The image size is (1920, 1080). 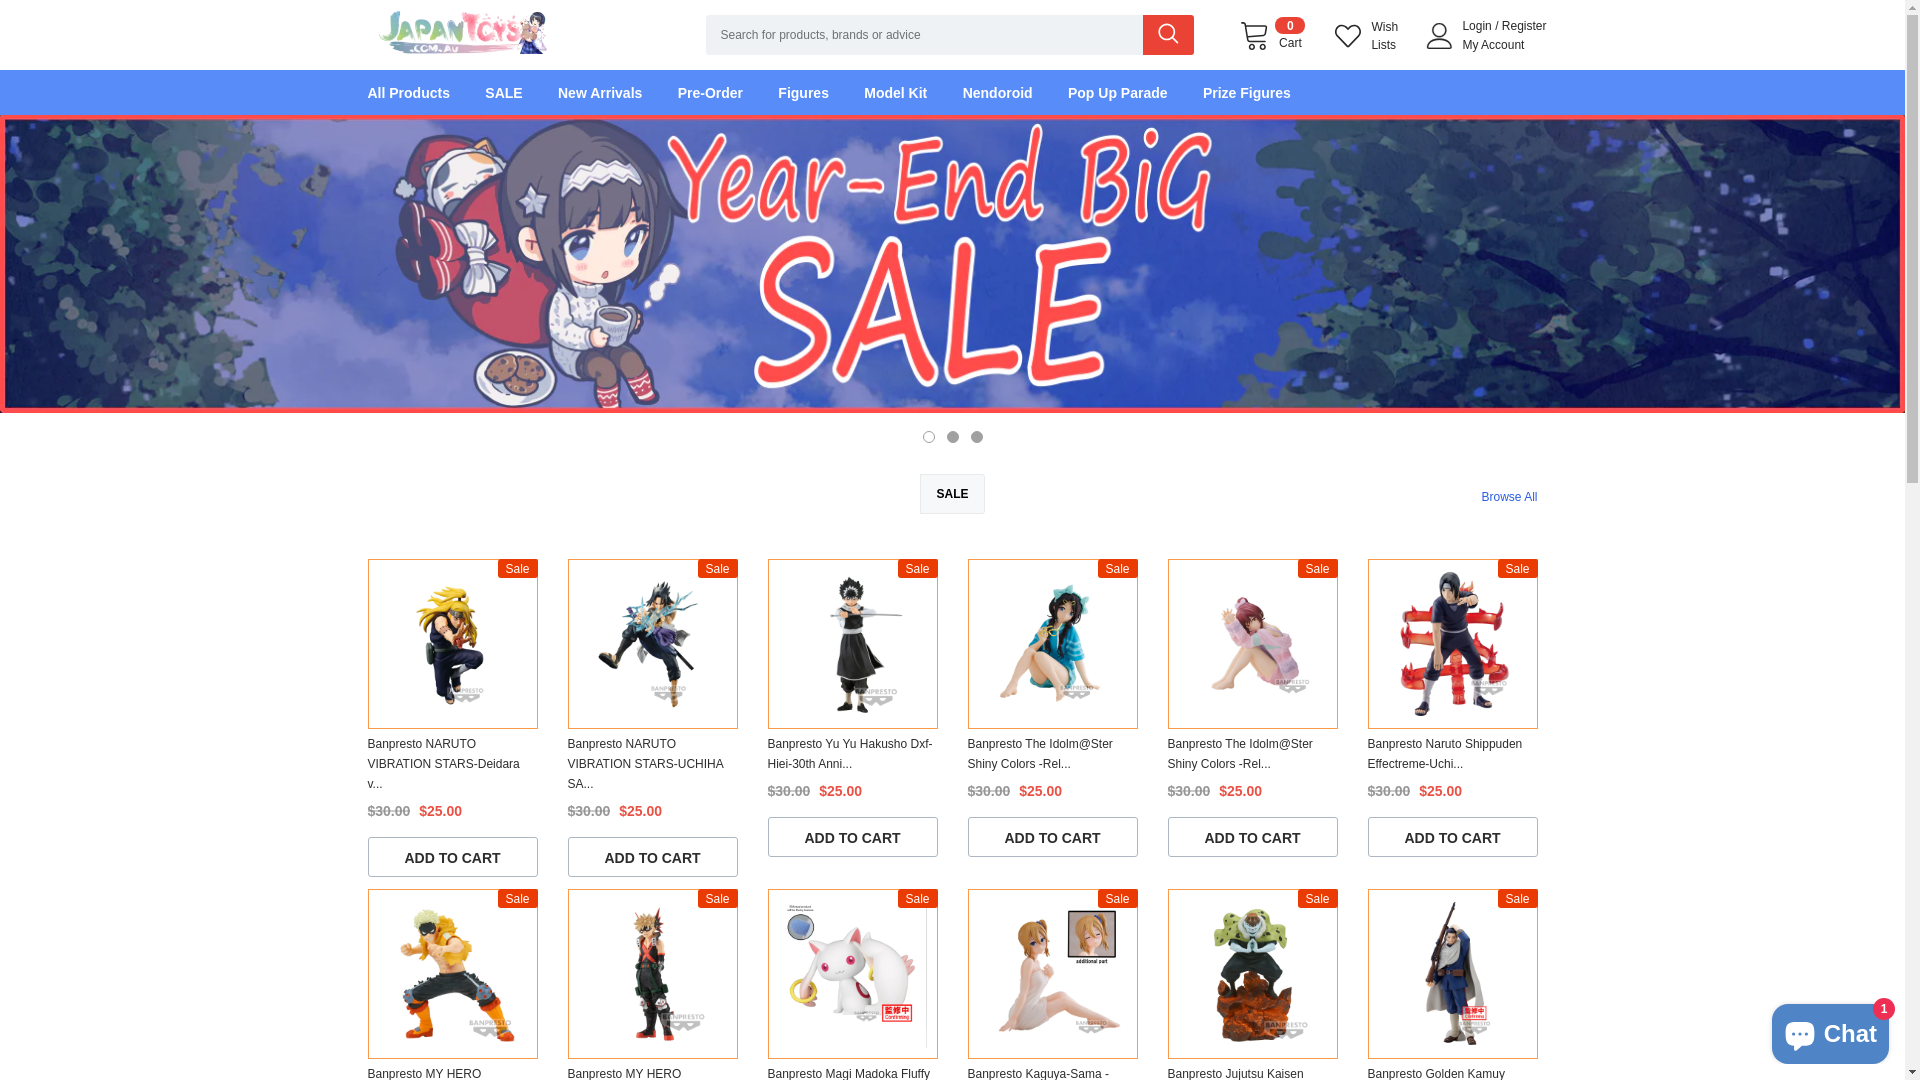 I want to click on 'SALE', so click(x=519, y=92).